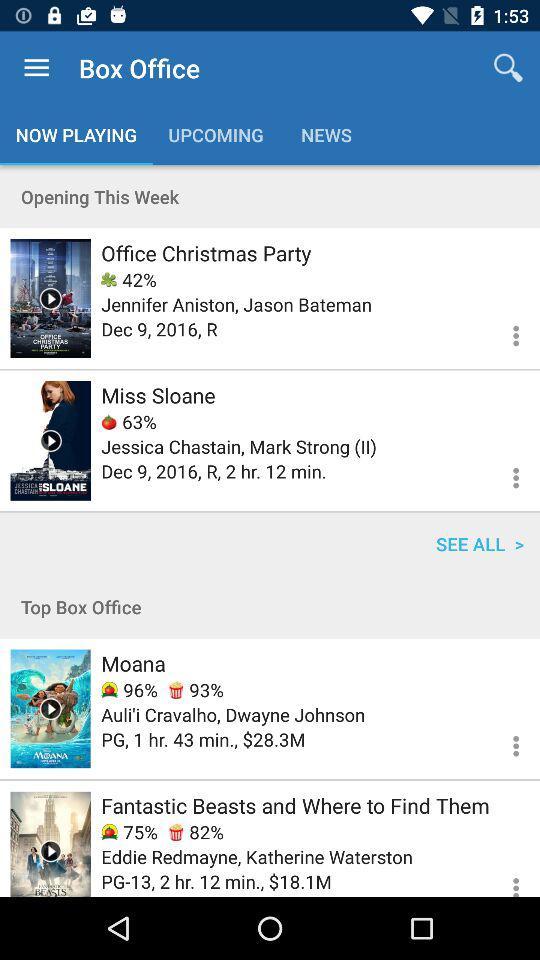 This screenshot has height=960, width=540. I want to click on icon above the jennifer aniston jason item, so click(129, 278).